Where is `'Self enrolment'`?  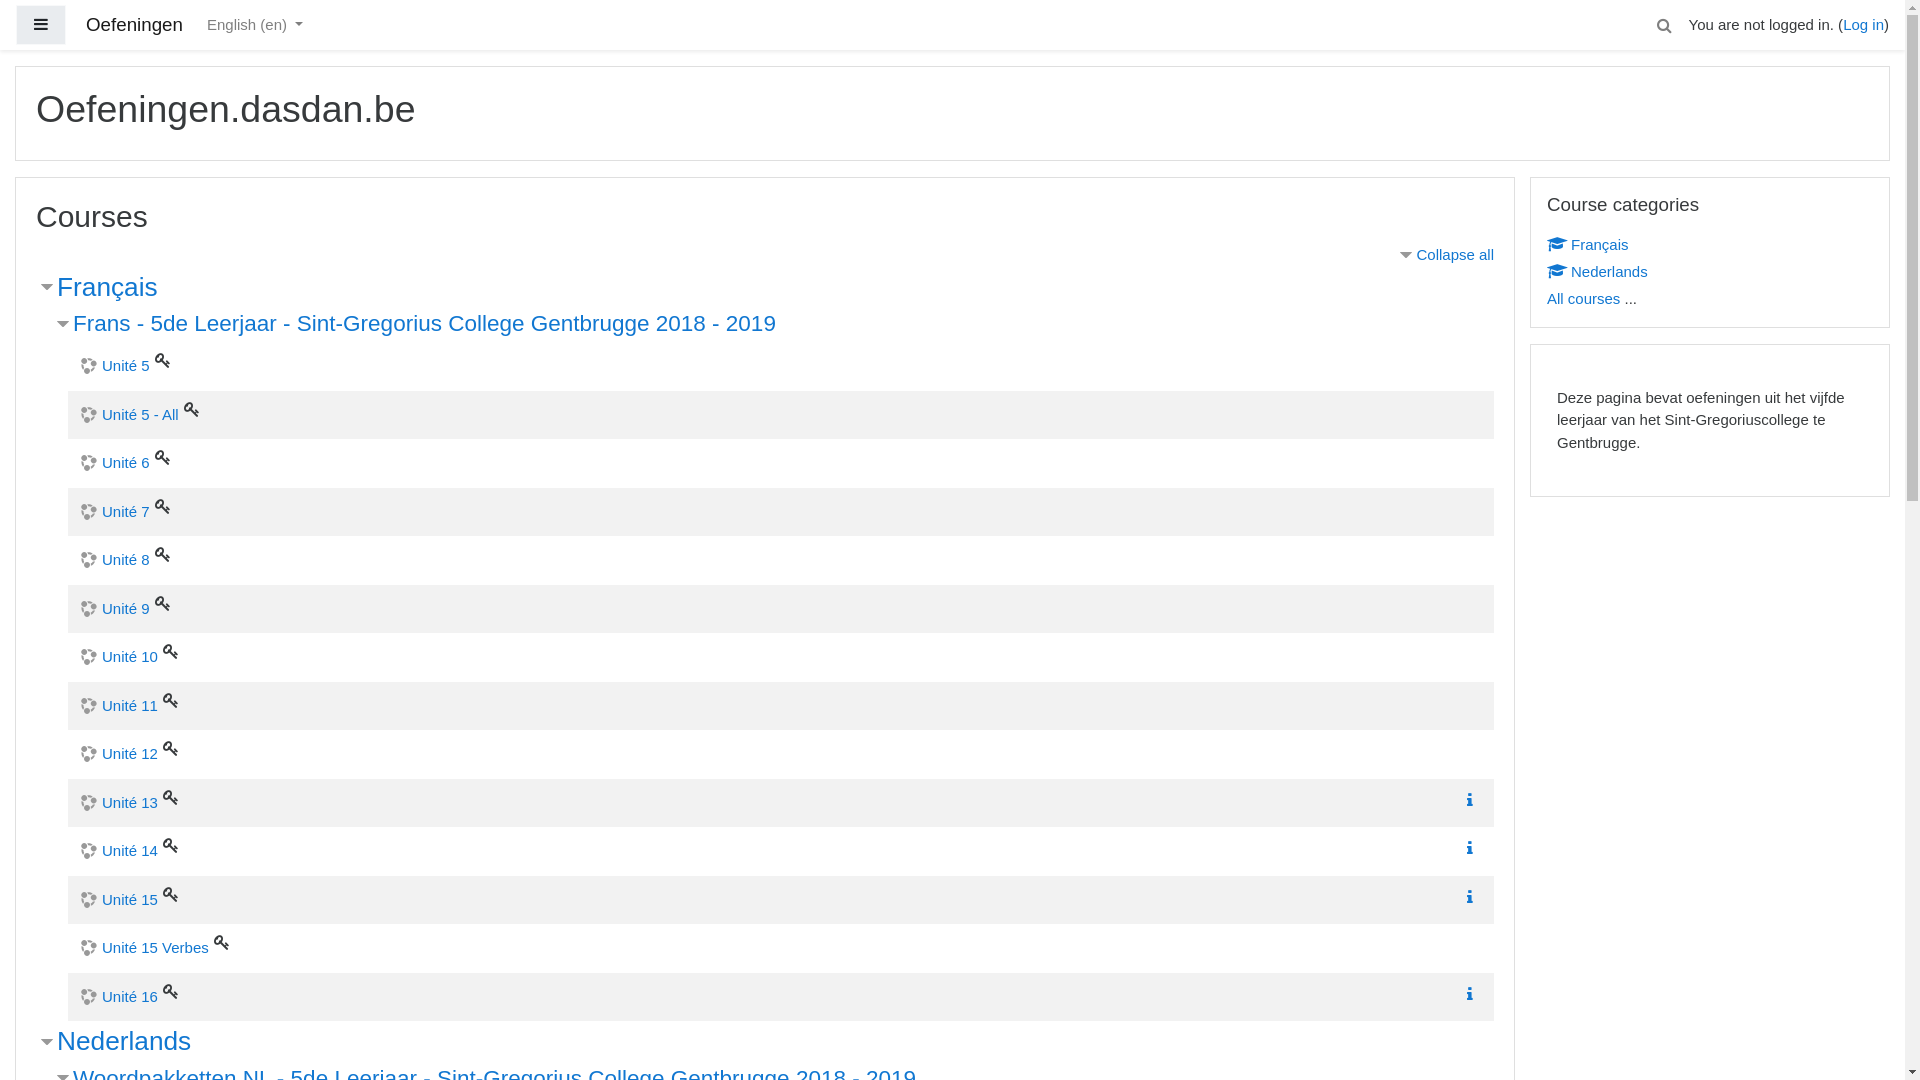 'Self enrolment' is located at coordinates (163, 600).